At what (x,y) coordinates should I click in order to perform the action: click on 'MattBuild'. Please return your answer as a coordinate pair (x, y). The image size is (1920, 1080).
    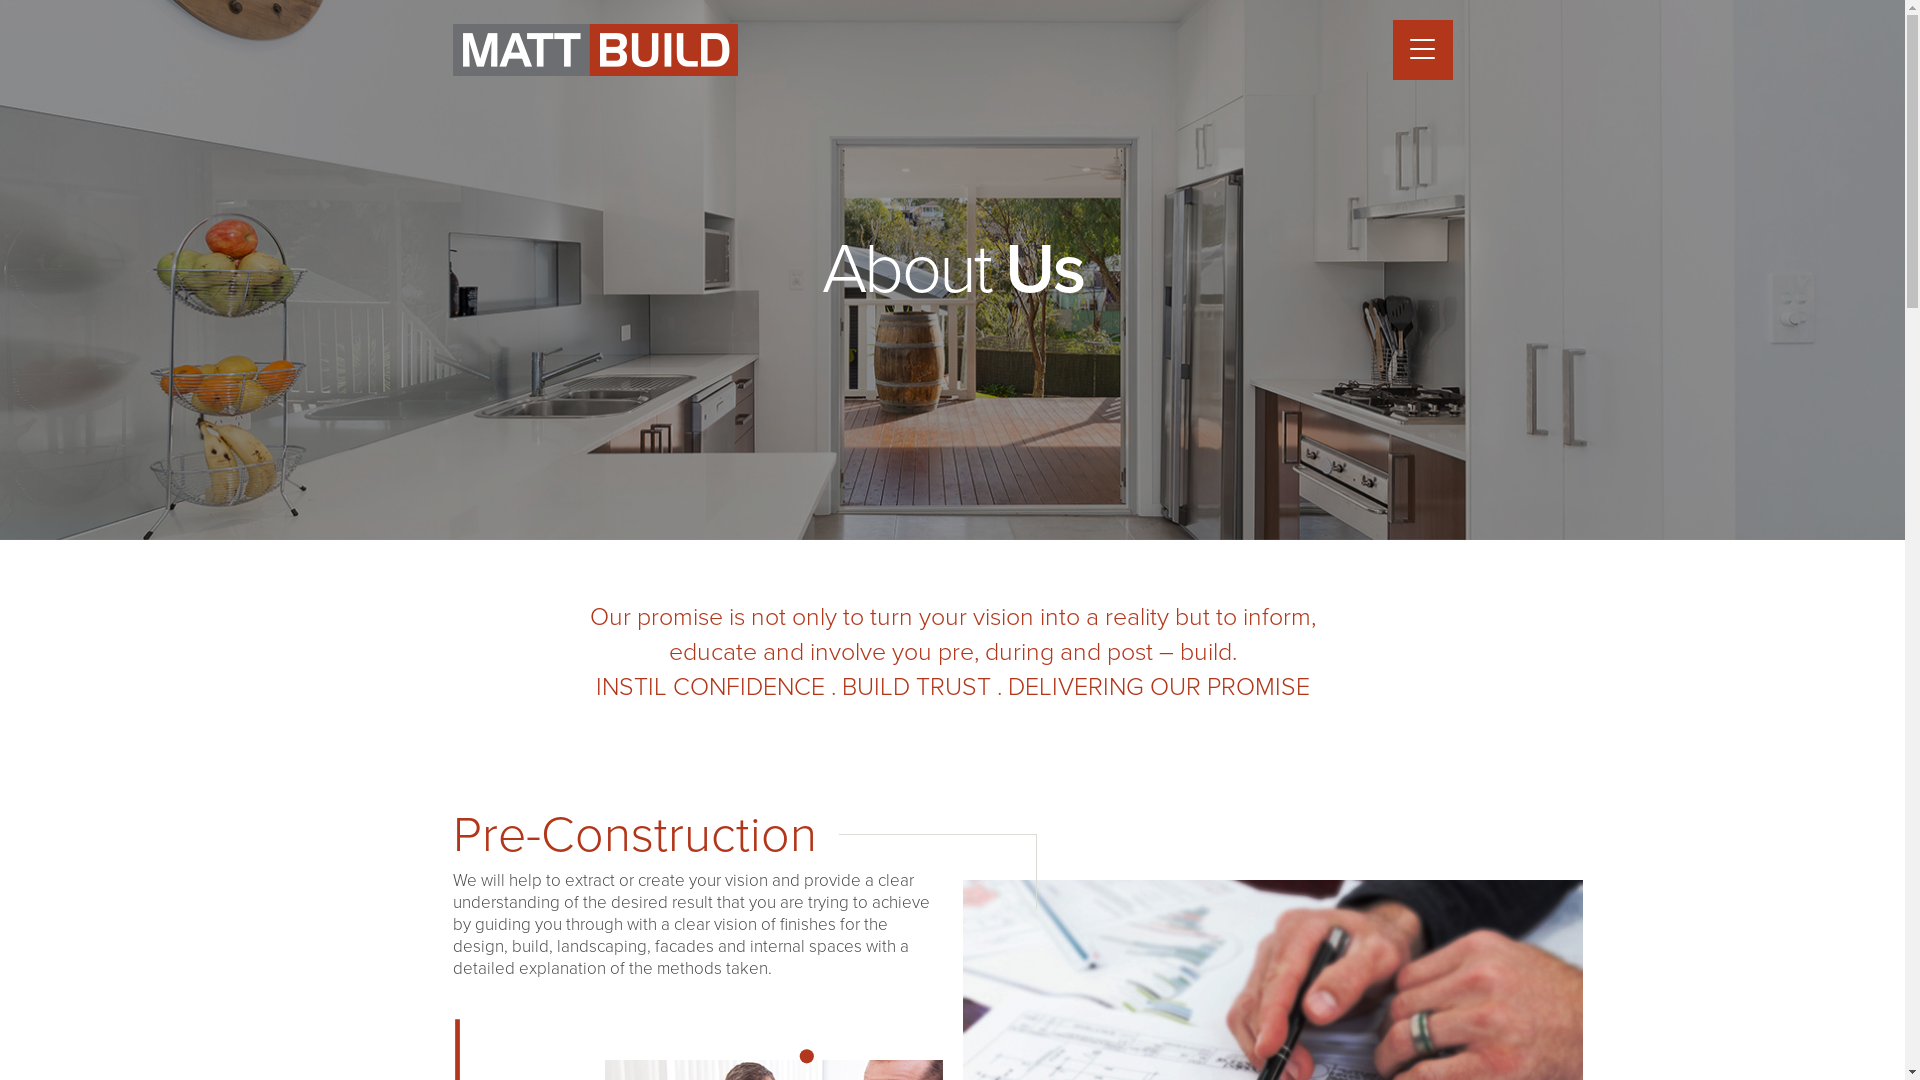
    Looking at the image, I should click on (593, 49).